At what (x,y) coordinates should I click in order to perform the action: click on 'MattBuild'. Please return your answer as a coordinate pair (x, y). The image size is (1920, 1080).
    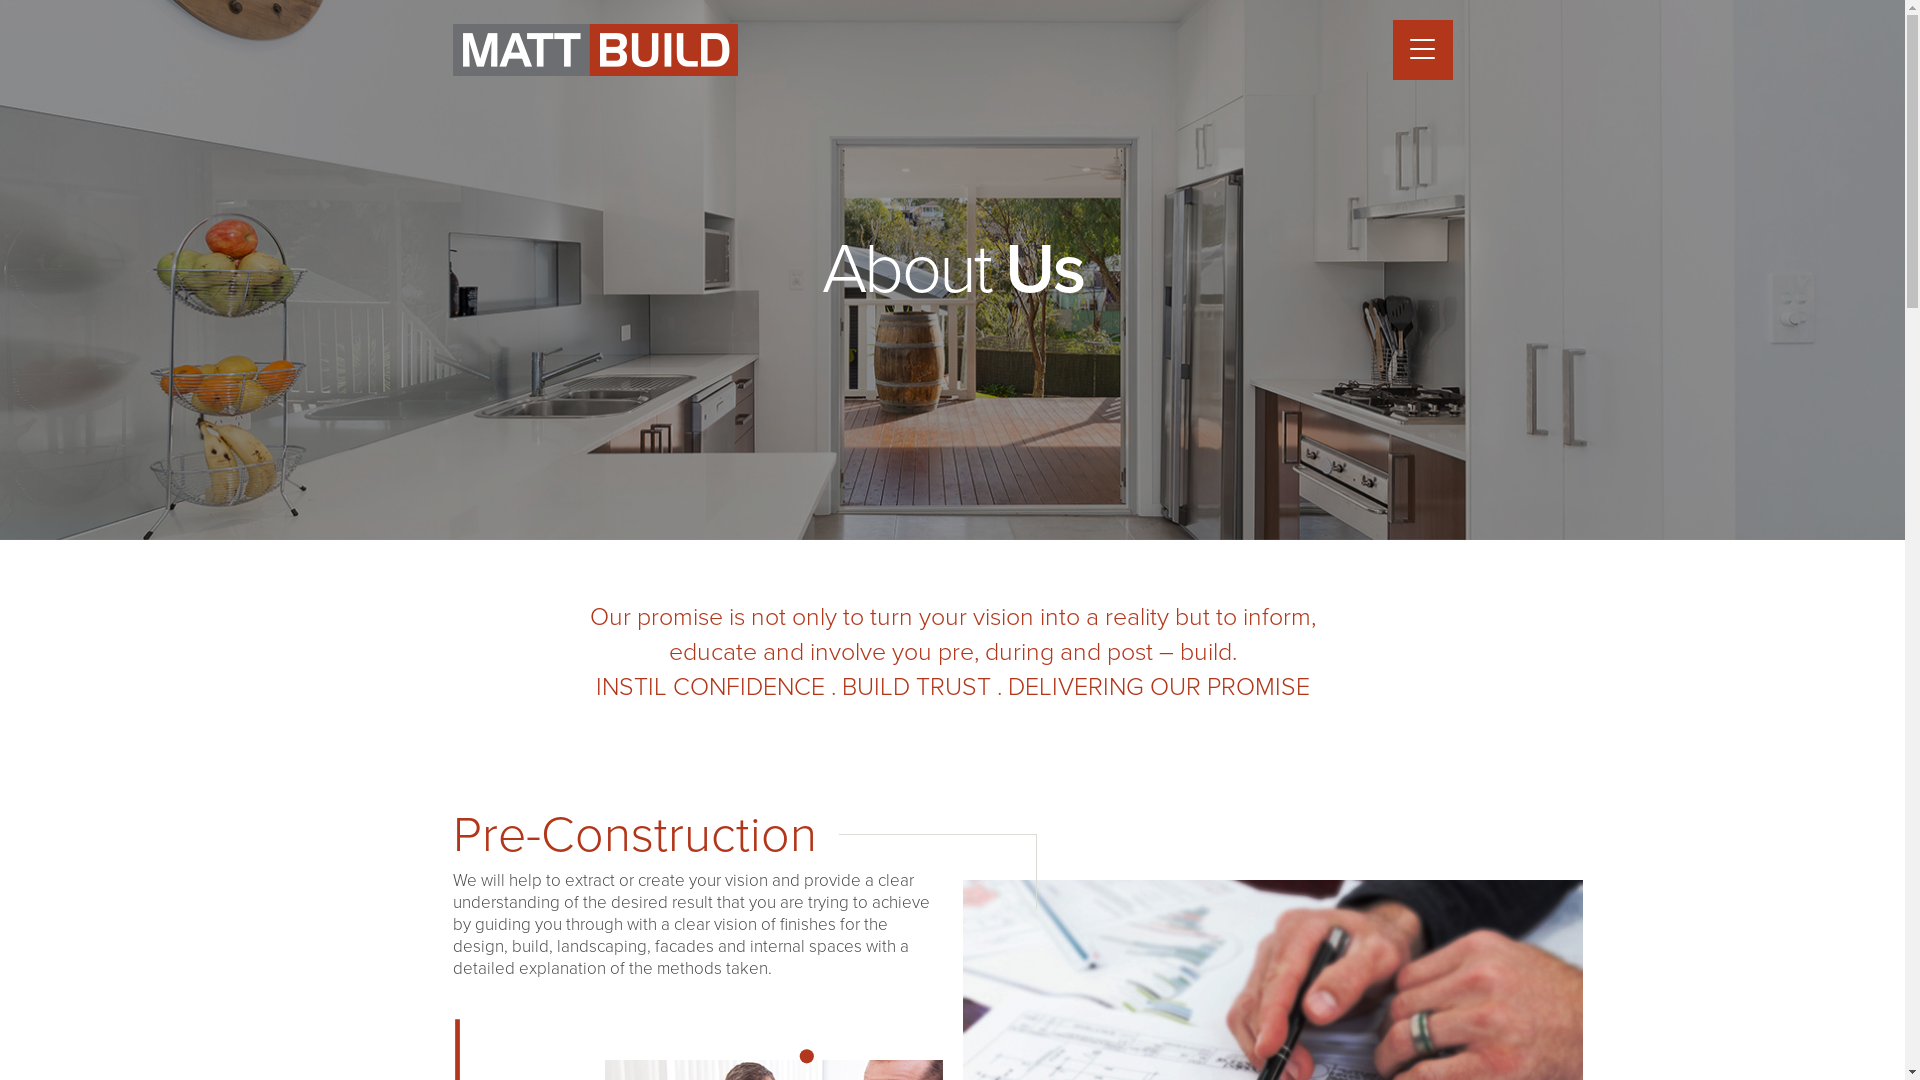
    Looking at the image, I should click on (593, 49).